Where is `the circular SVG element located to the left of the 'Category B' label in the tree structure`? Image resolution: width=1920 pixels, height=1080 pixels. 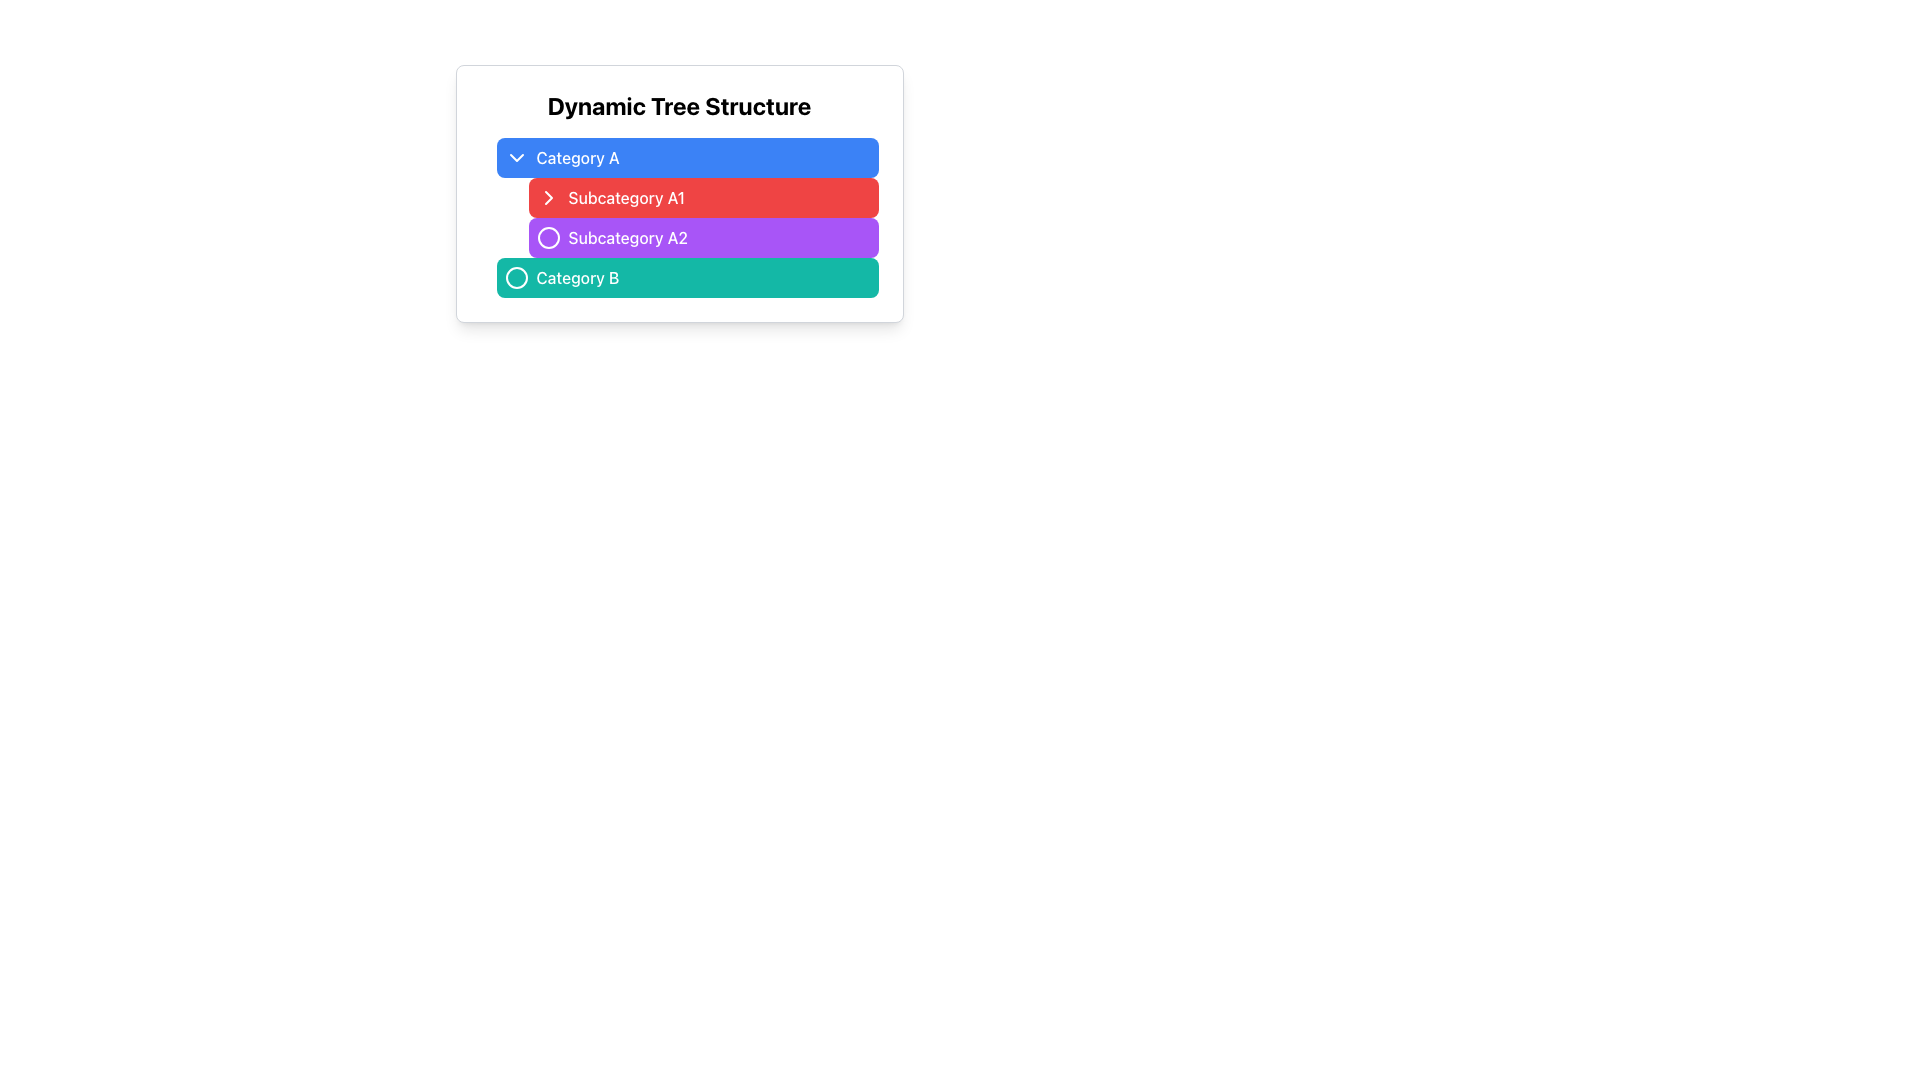
the circular SVG element located to the left of the 'Category B' label in the tree structure is located at coordinates (516, 277).